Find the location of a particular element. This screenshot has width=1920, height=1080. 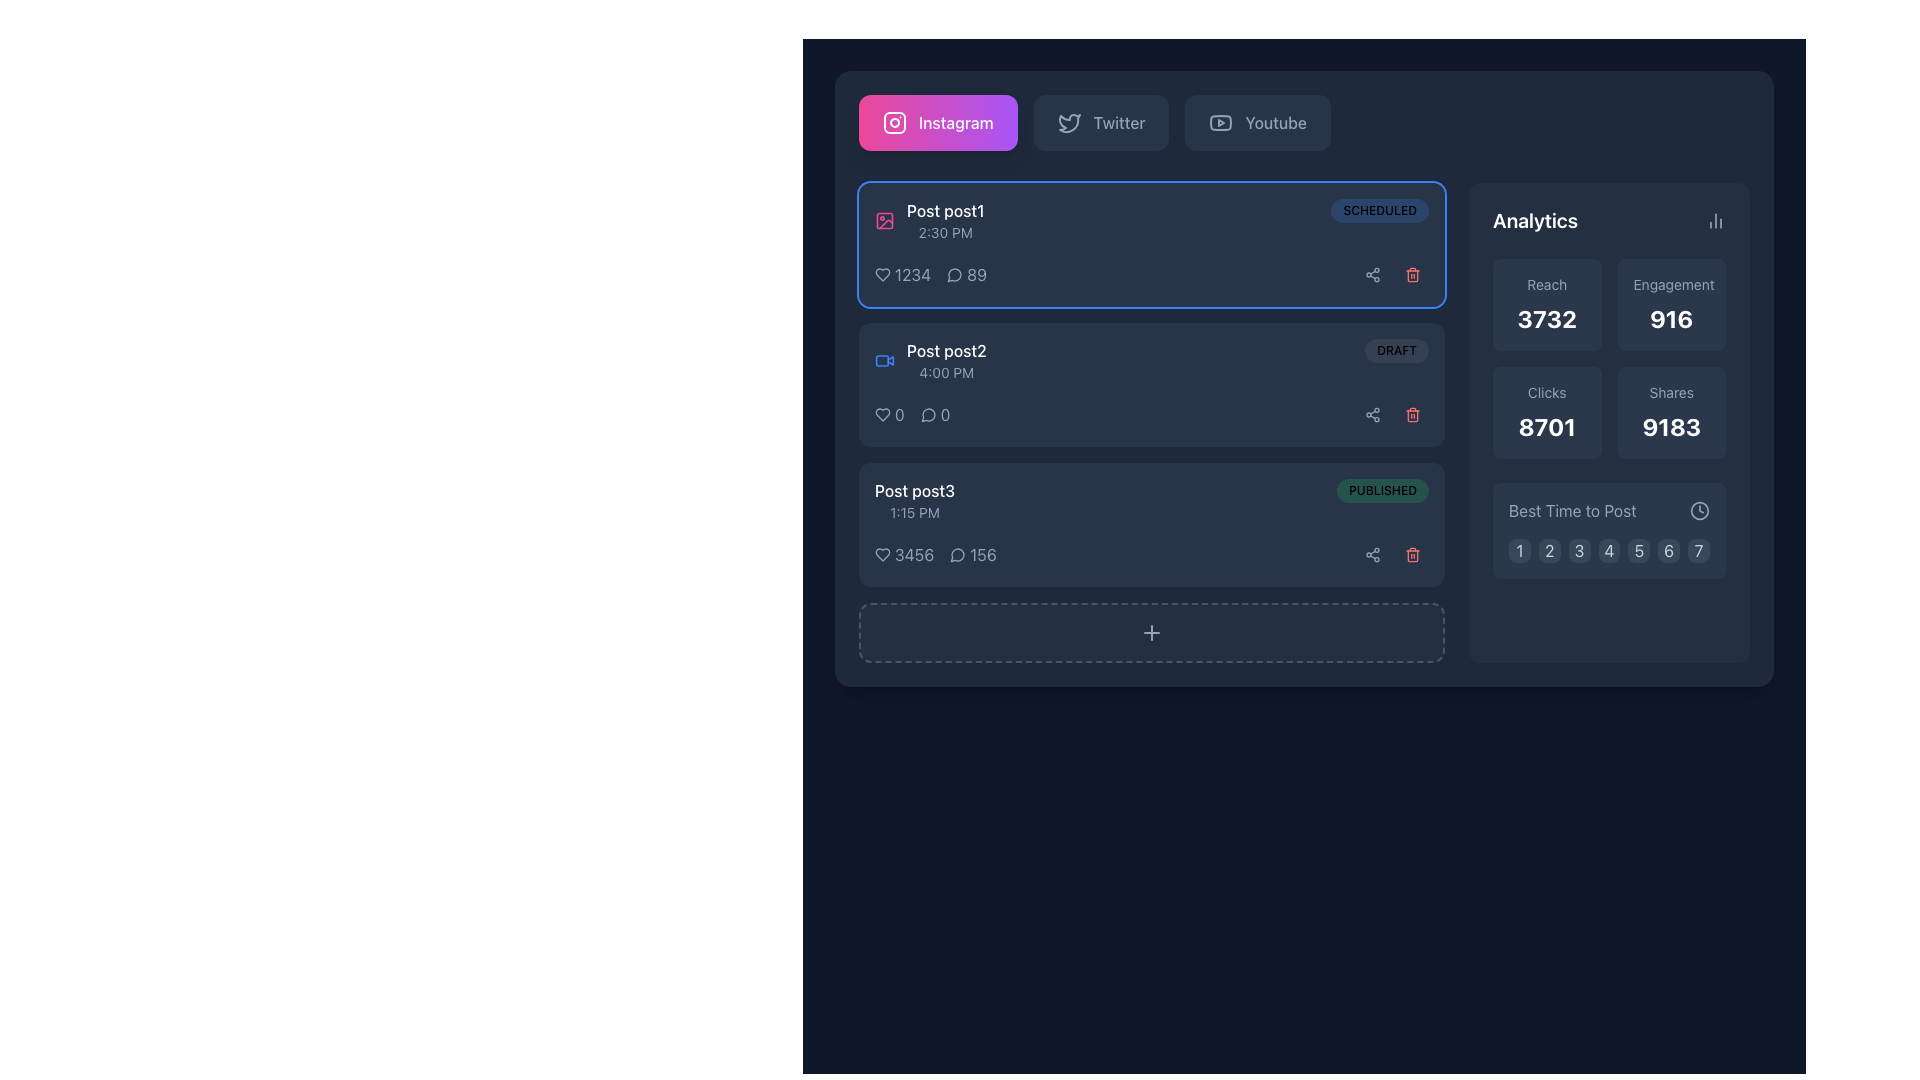

the pink-colored stylized icon resembling an image placeholder adjacent to the text 'Post post1' in the upper left portion of the interface is located at coordinates (883, 220).